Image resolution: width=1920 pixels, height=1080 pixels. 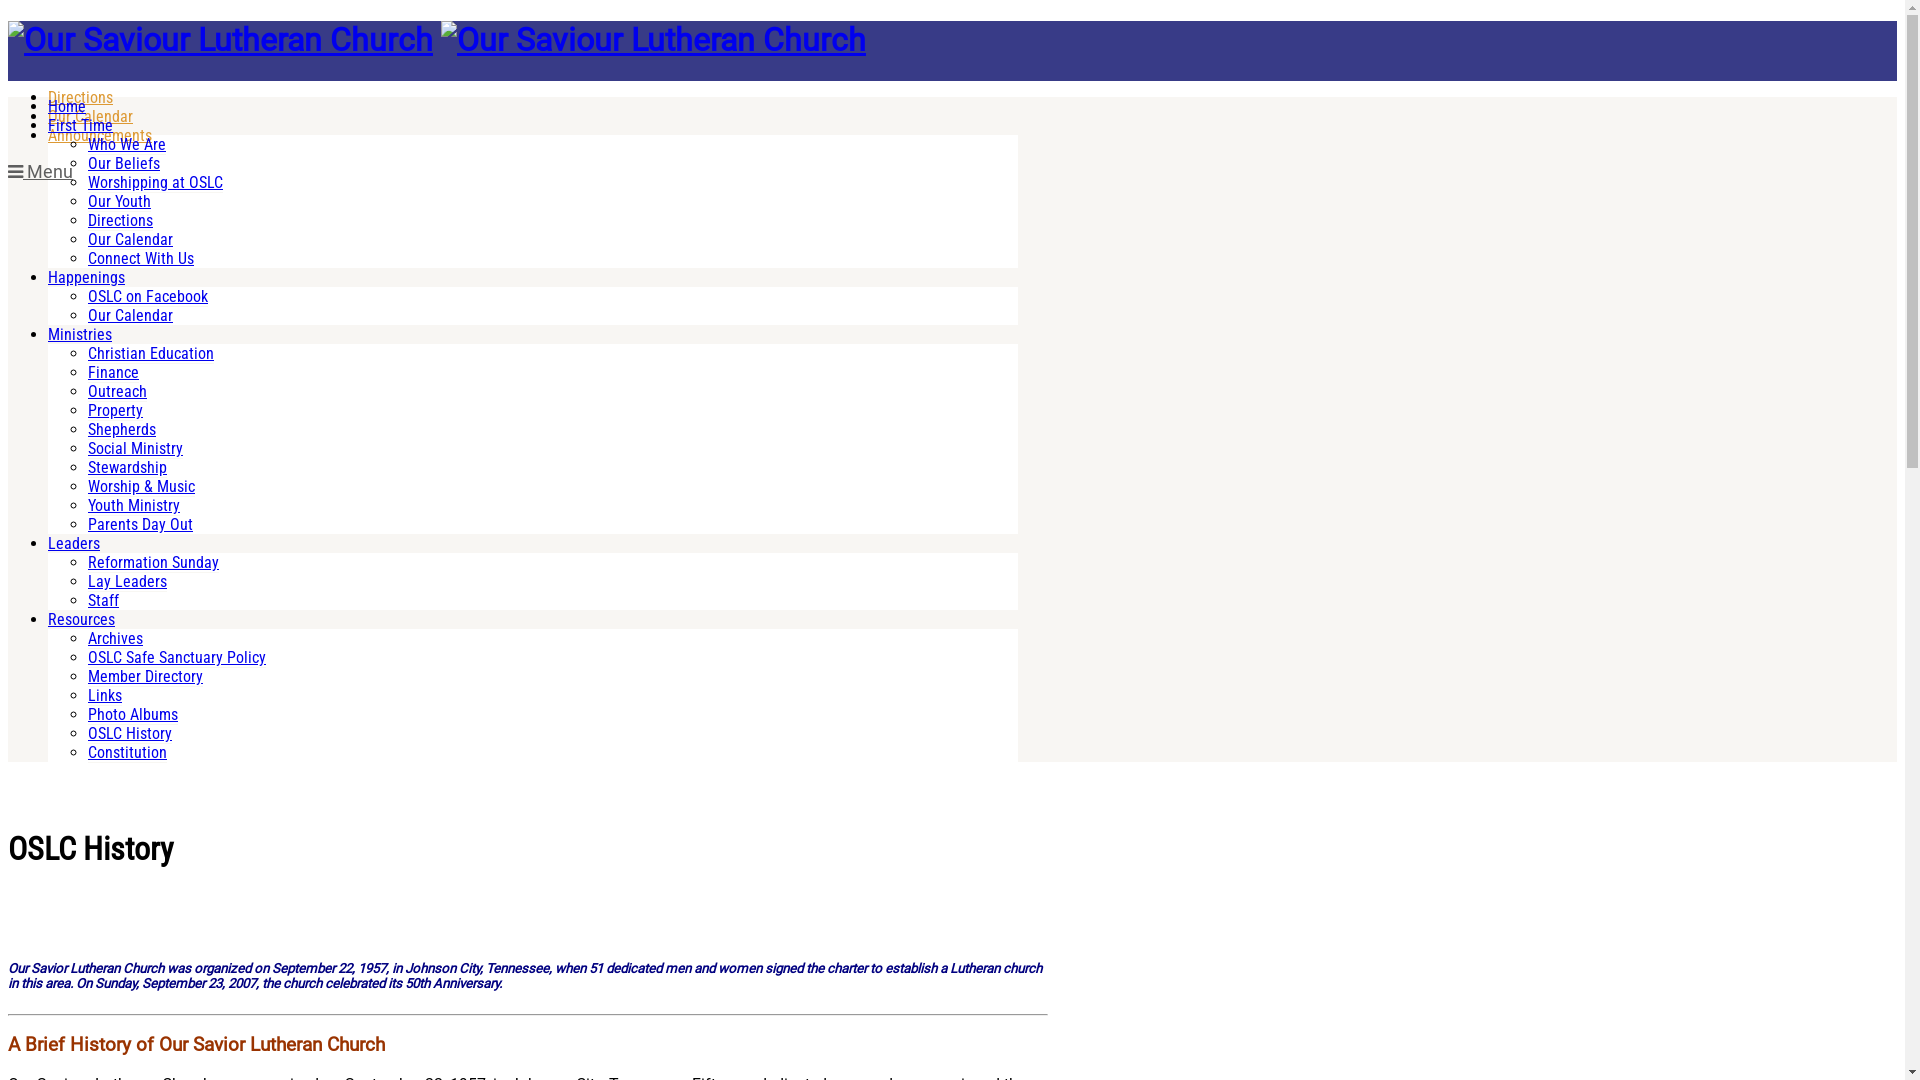 What do you see at coordinates (67, 106) in the screenshot?
I see `'Home'` at bounding box center [67, 106].